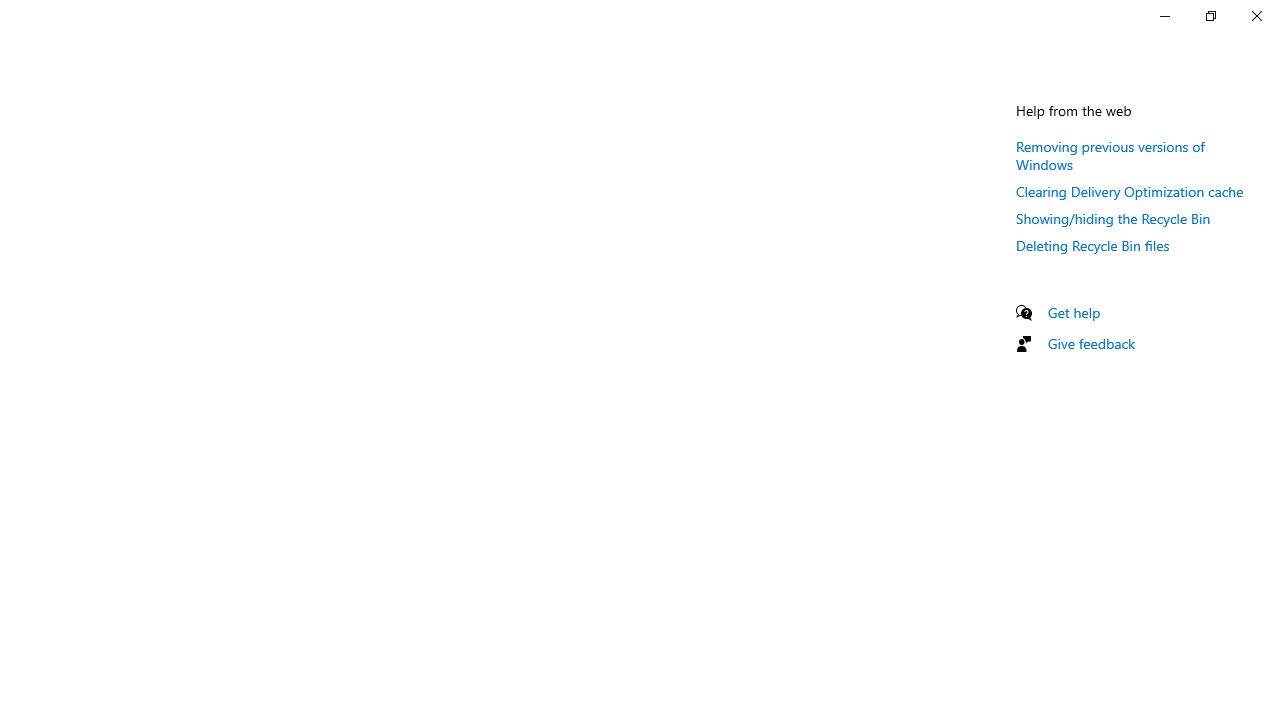 The width and height of the screenshot is (1280, 720). What do you see at coordinates (1130, 191) in the screenshot?
I see `'Clearing Delivery Optimization cache'` at bounding box center [1130, 191].